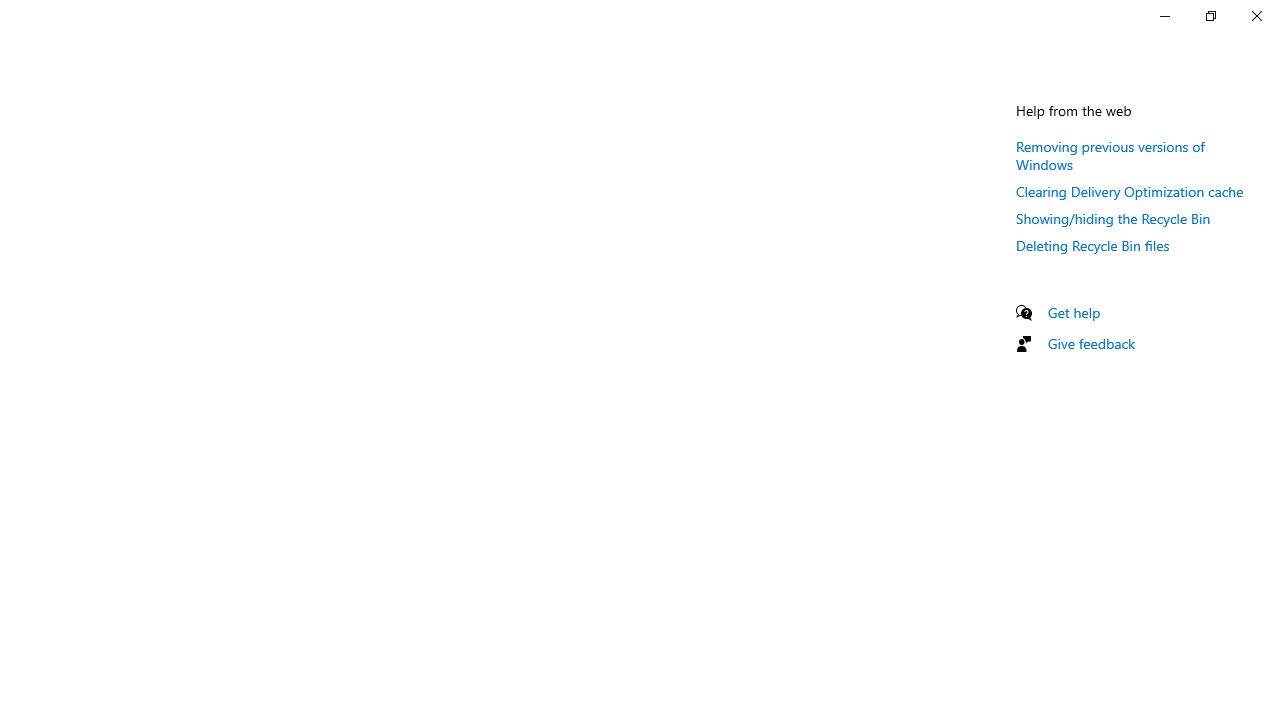 The width and height of the screenshot is (1280, 720). What do you see at coordinates (1130, 191) in the screenshot?
I see `'Clearing Delivery Optimization cache'` at bounding box center [1130, 191].